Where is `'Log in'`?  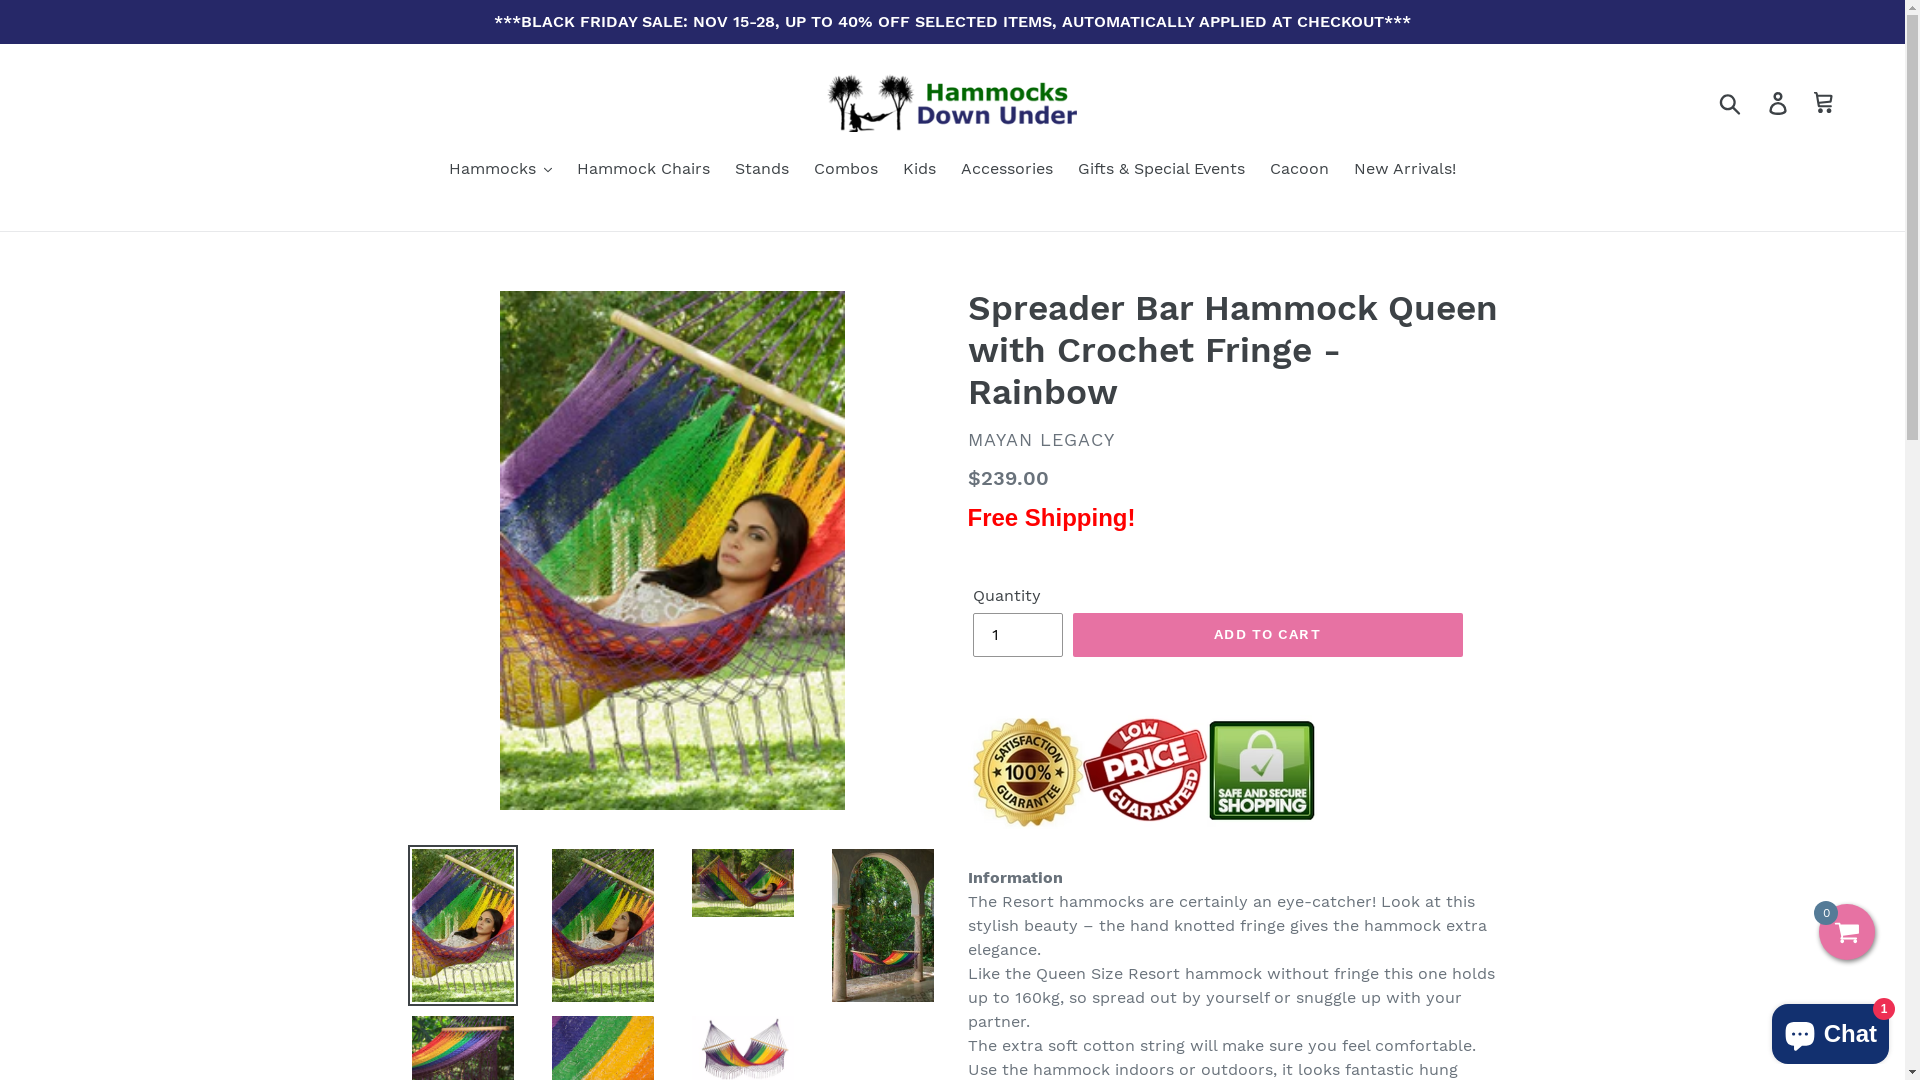
'Log in' is located at coordinates (1779, 103).